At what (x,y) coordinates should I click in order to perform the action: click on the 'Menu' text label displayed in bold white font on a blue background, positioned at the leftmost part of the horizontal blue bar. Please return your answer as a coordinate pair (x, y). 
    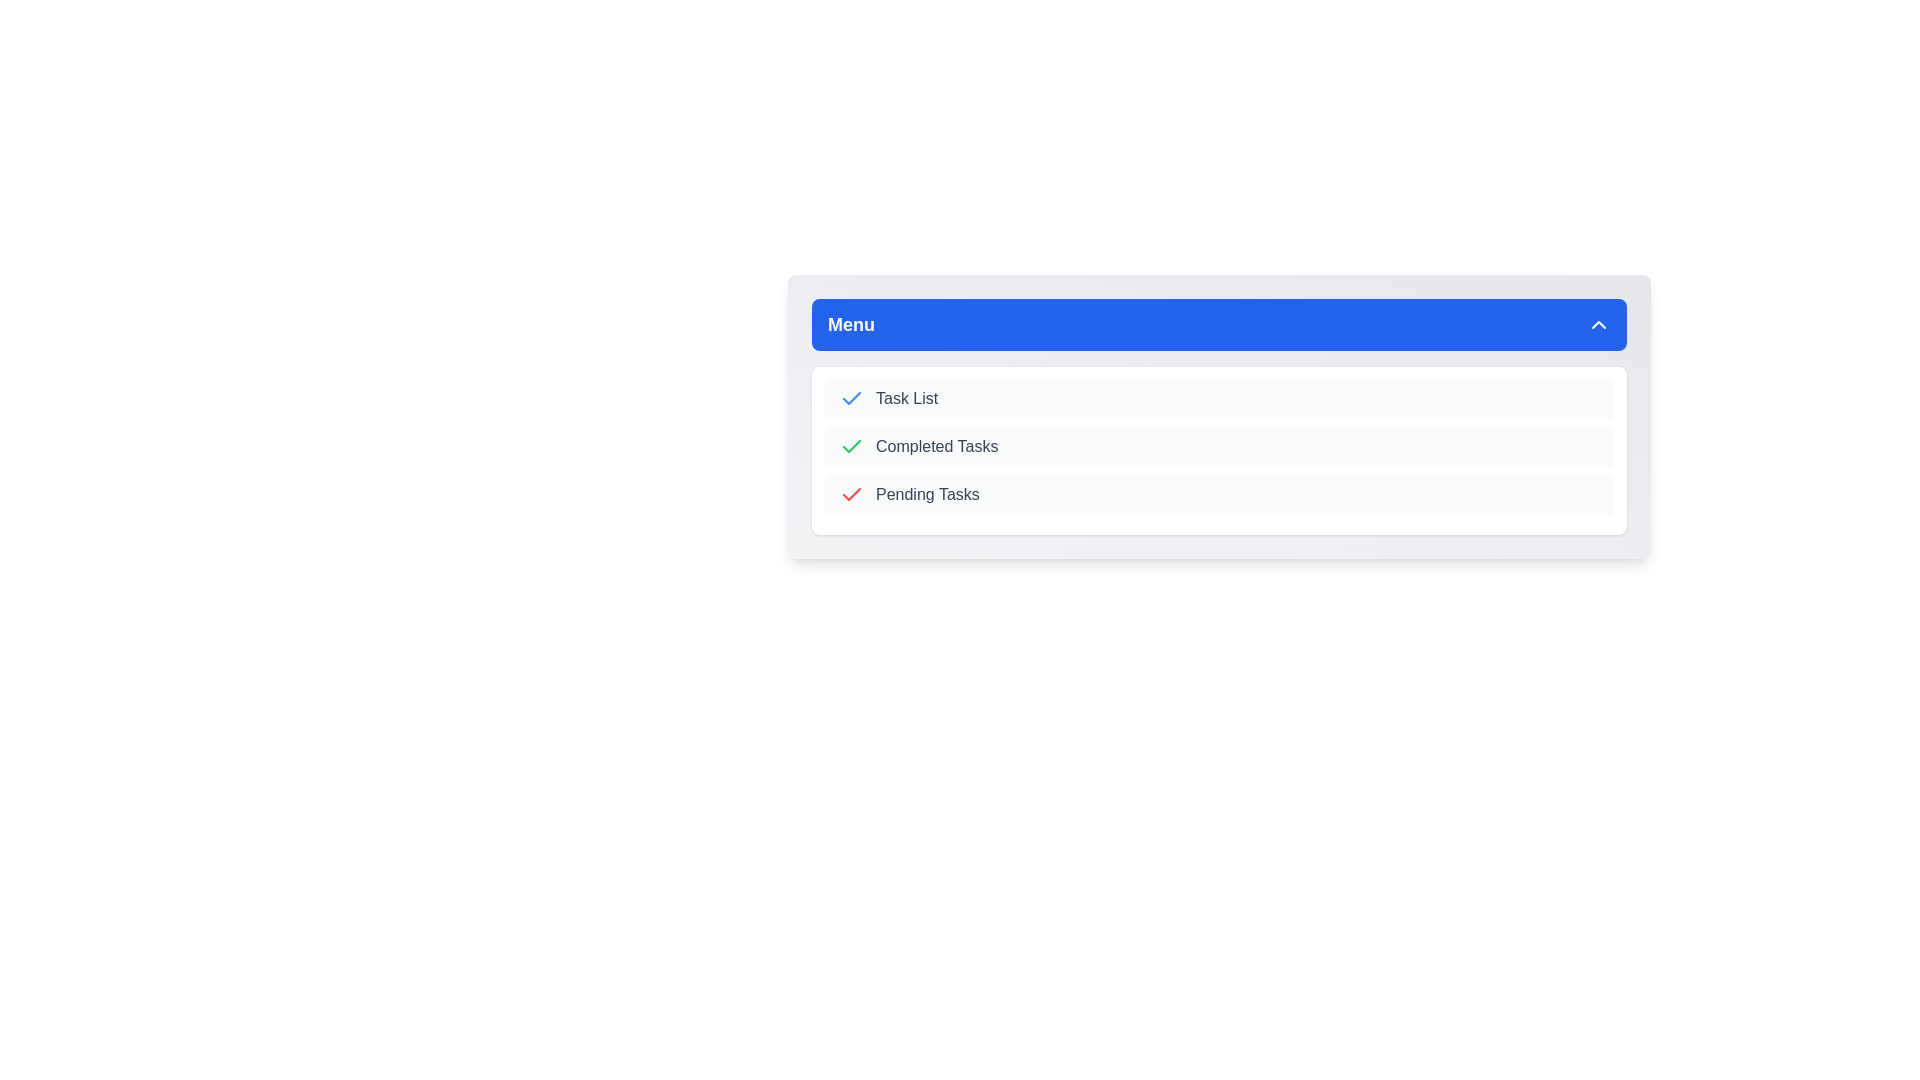
    Looking at the image, I should click on (851, 323).